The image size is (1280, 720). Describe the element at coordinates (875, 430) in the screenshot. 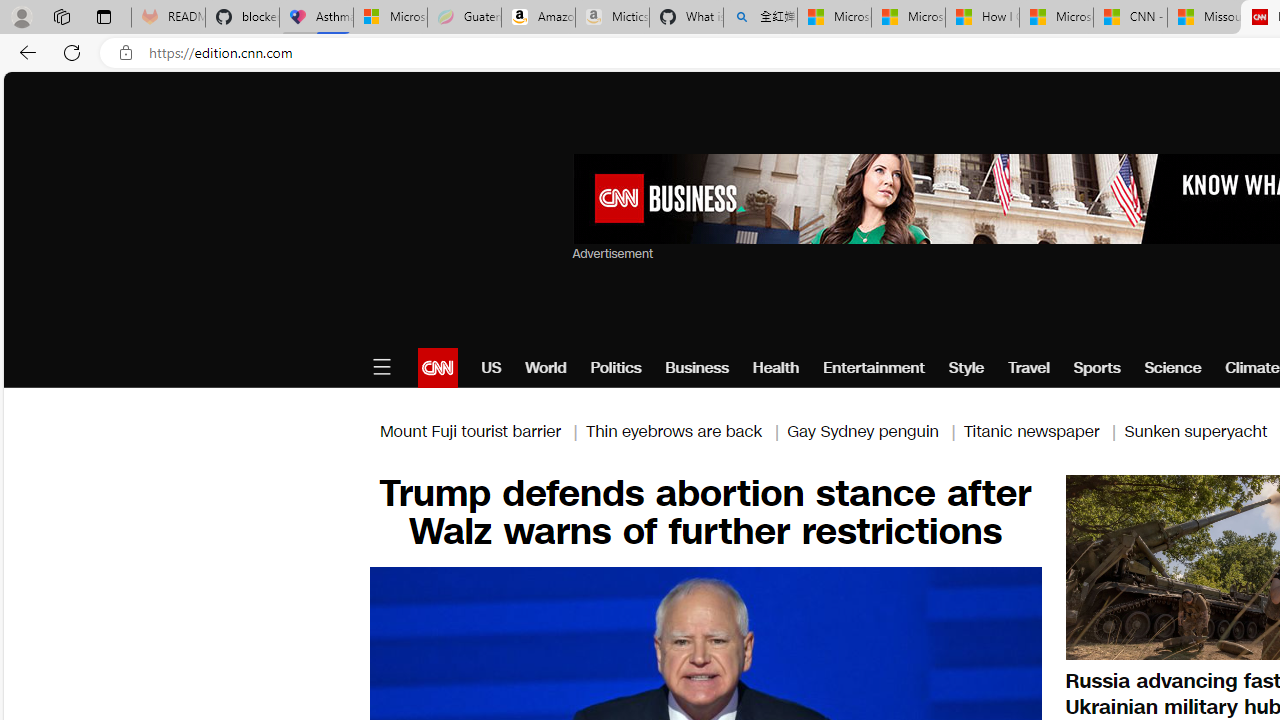

I see `'Gay Sydney penguin |'` at that location.